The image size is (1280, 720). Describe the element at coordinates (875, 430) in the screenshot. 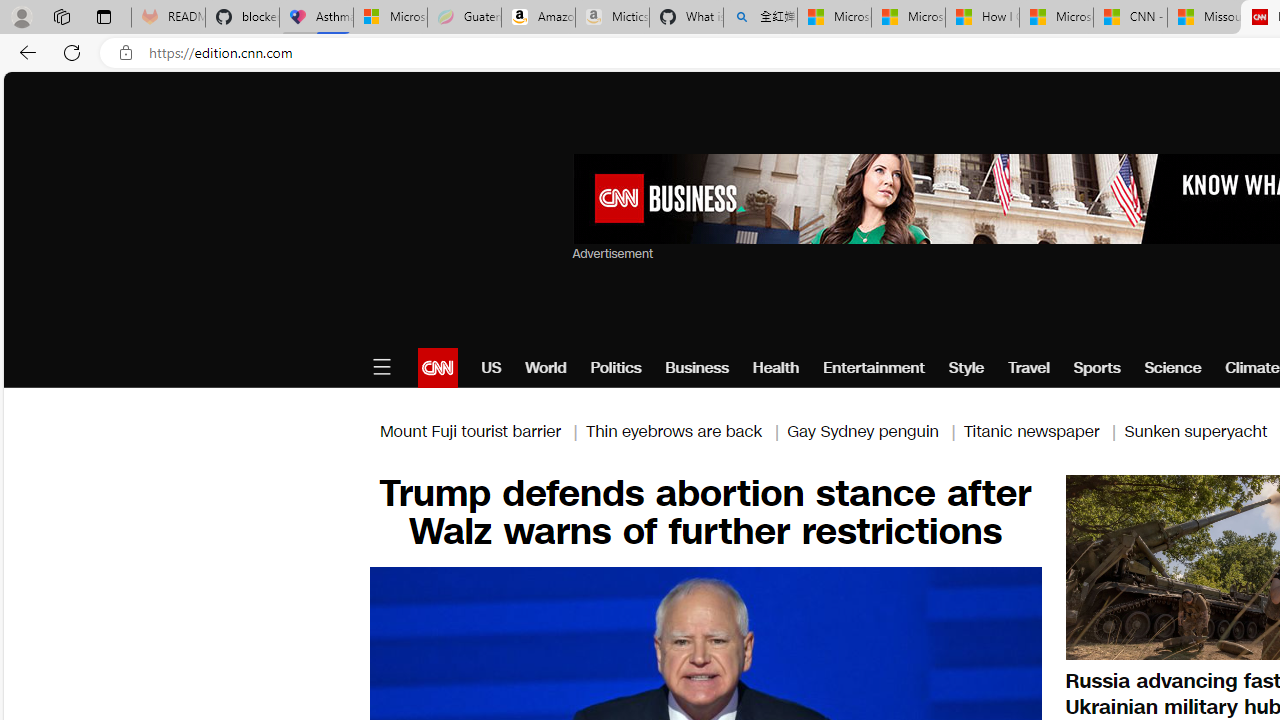

I see `'Gay Sydney penguin |'` at that location.